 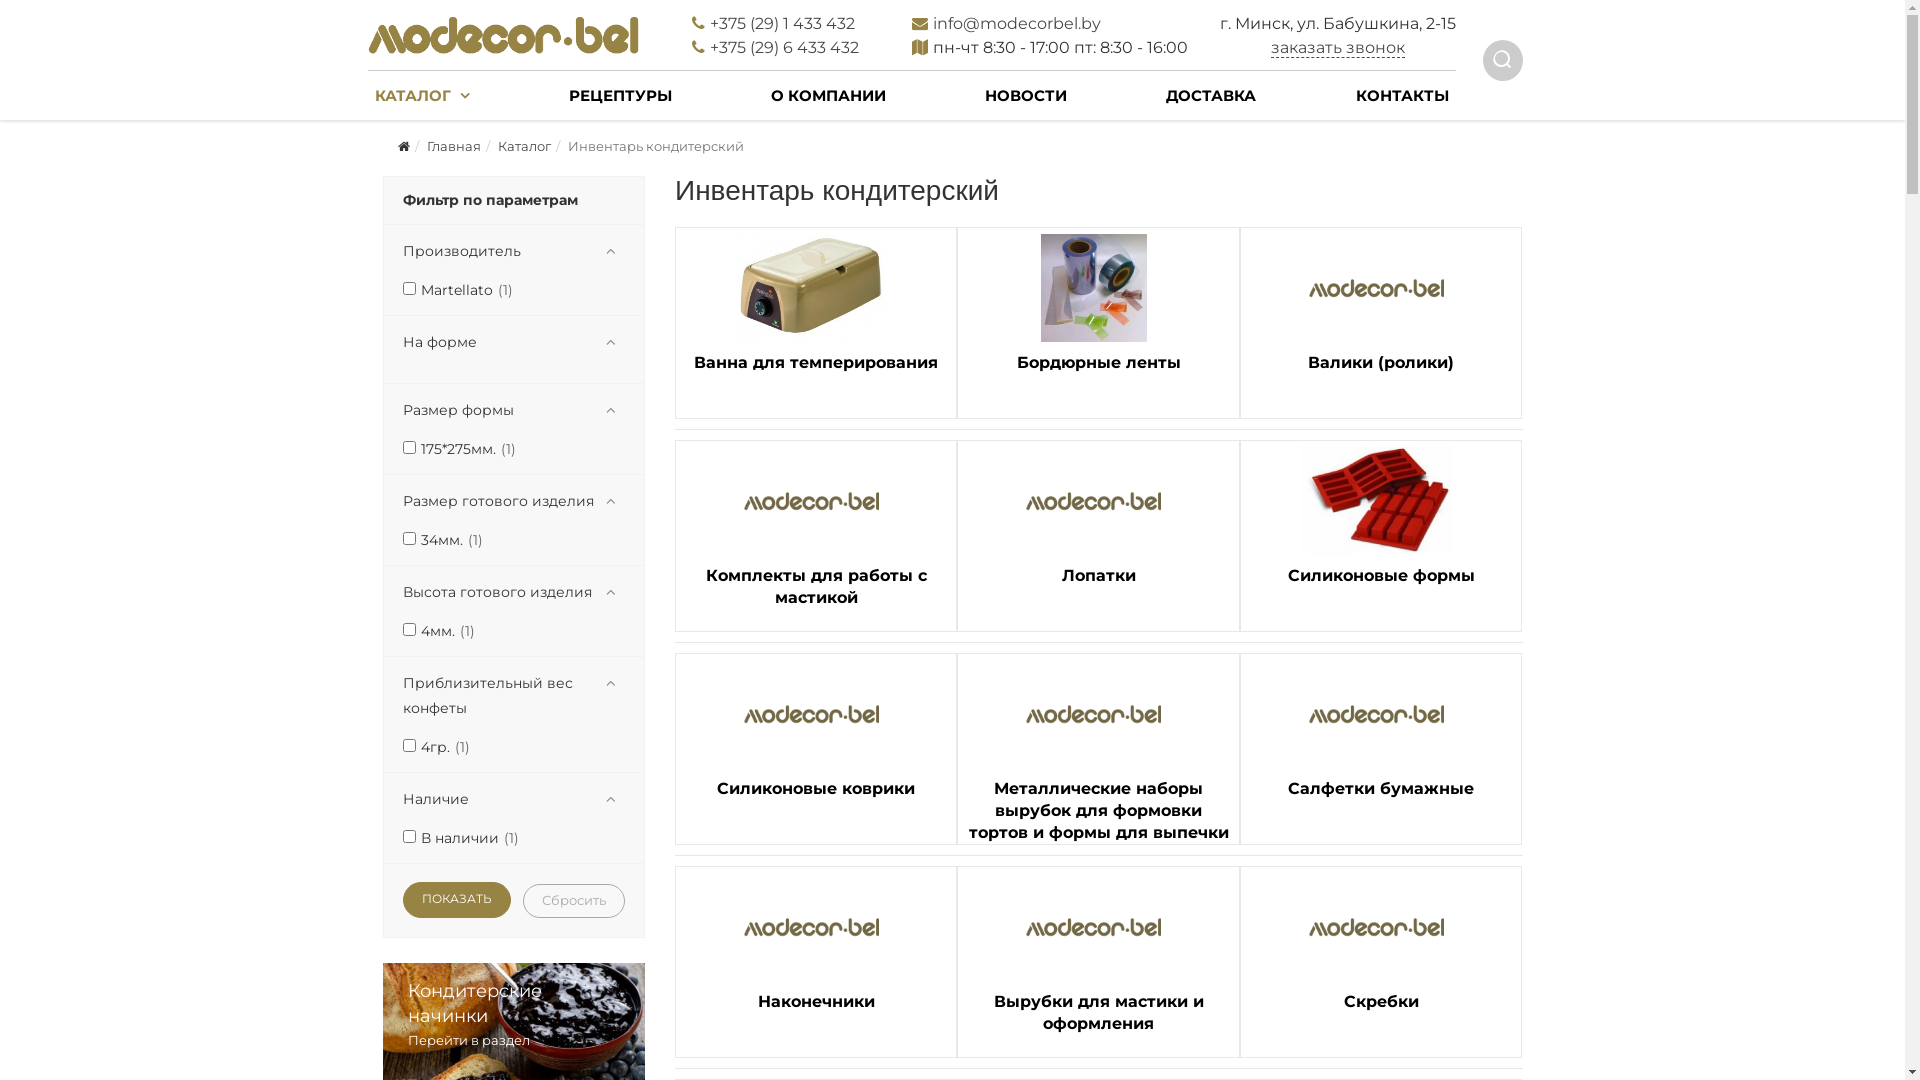 I want to click on 'info@modecorbel.by', so click(x=931, y=23).